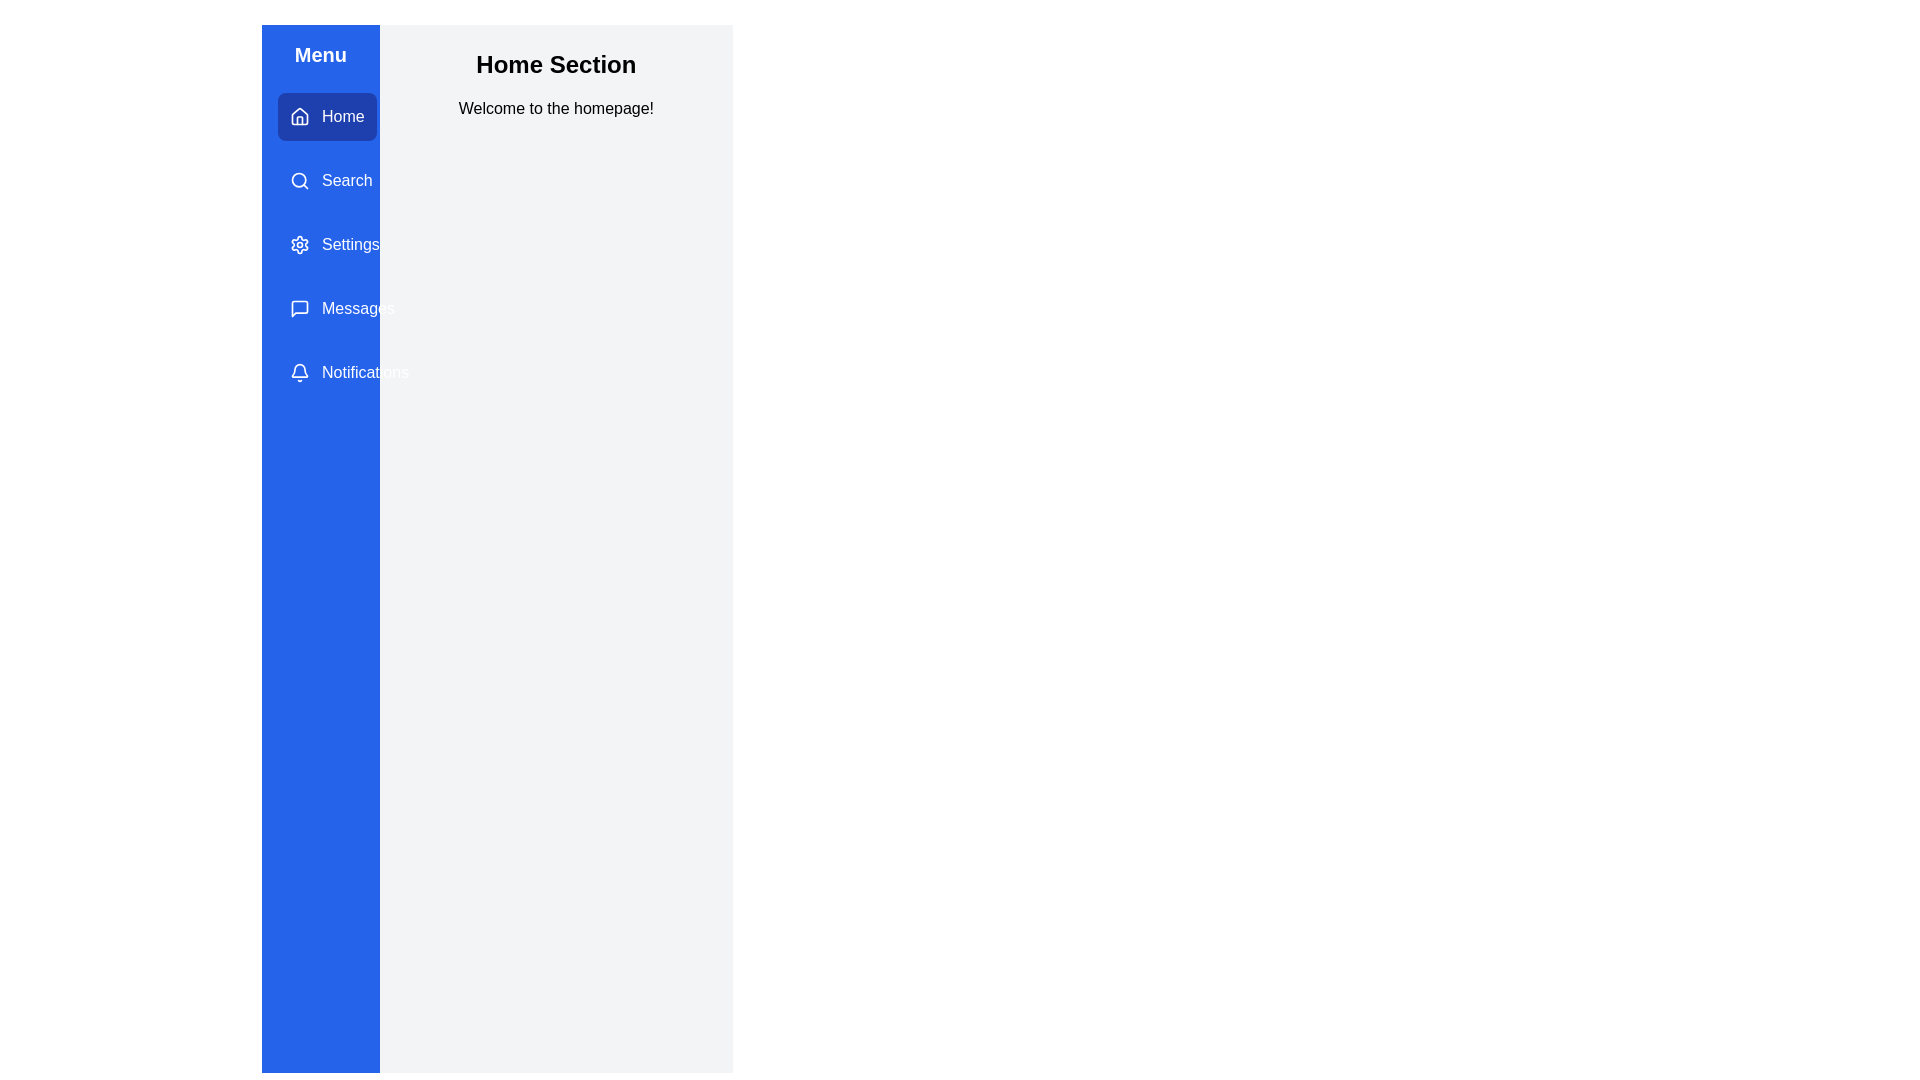 This screenshot has width=1920, height=1080. Describe the element at coordinates (298, 373) in the screenshot. I see `the bell icon located in the sidebar menu` at that location.